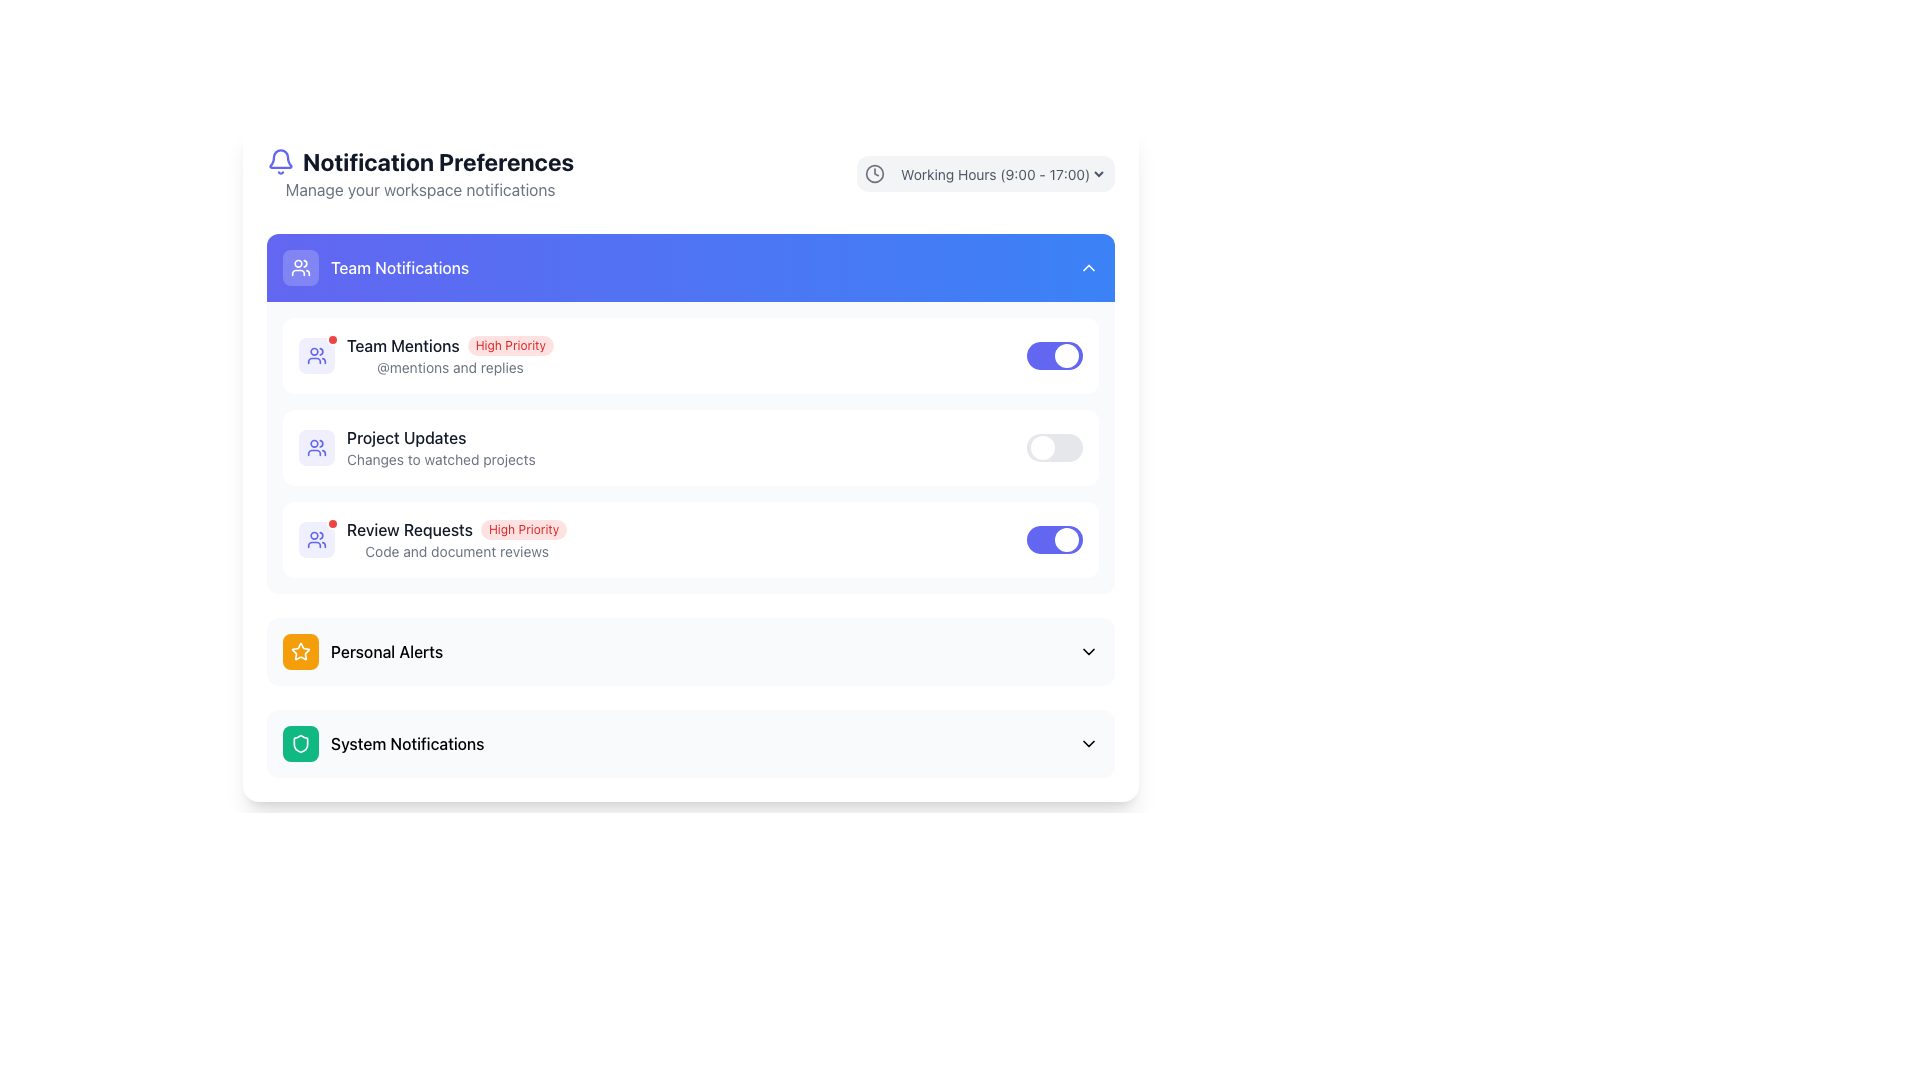 The width and height of the screenshot is (1920, 1080). What do you see at coordinates (315, 446) in the screenshot?
I see `the small indigo icon of two people within the rounded rectangular light blue background, located in the 'Project Updates' section of the 'Team Notifications' panel` at bounding box center [315, 446].